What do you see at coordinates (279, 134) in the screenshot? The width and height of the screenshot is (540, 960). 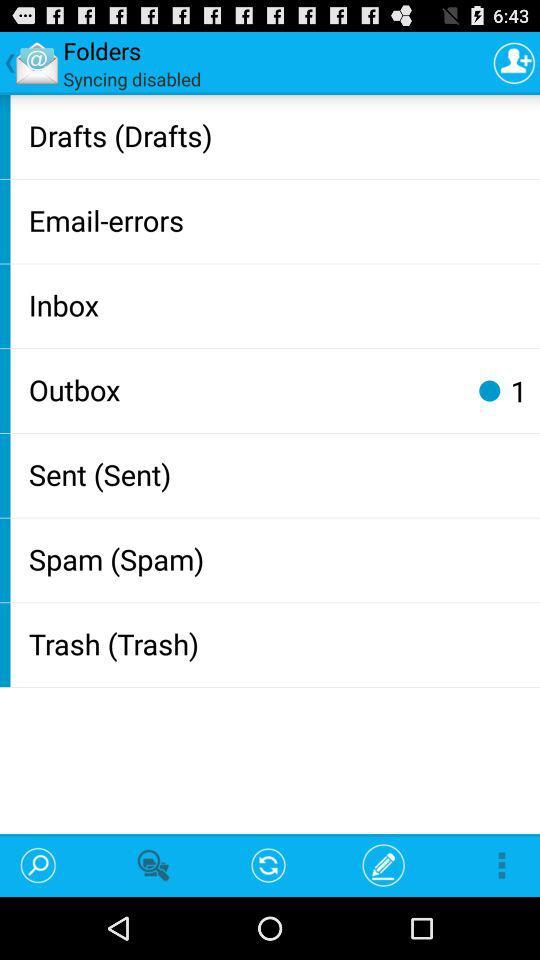 I see `the app below the syncing disabled icon` at bounding box center [279, 134].